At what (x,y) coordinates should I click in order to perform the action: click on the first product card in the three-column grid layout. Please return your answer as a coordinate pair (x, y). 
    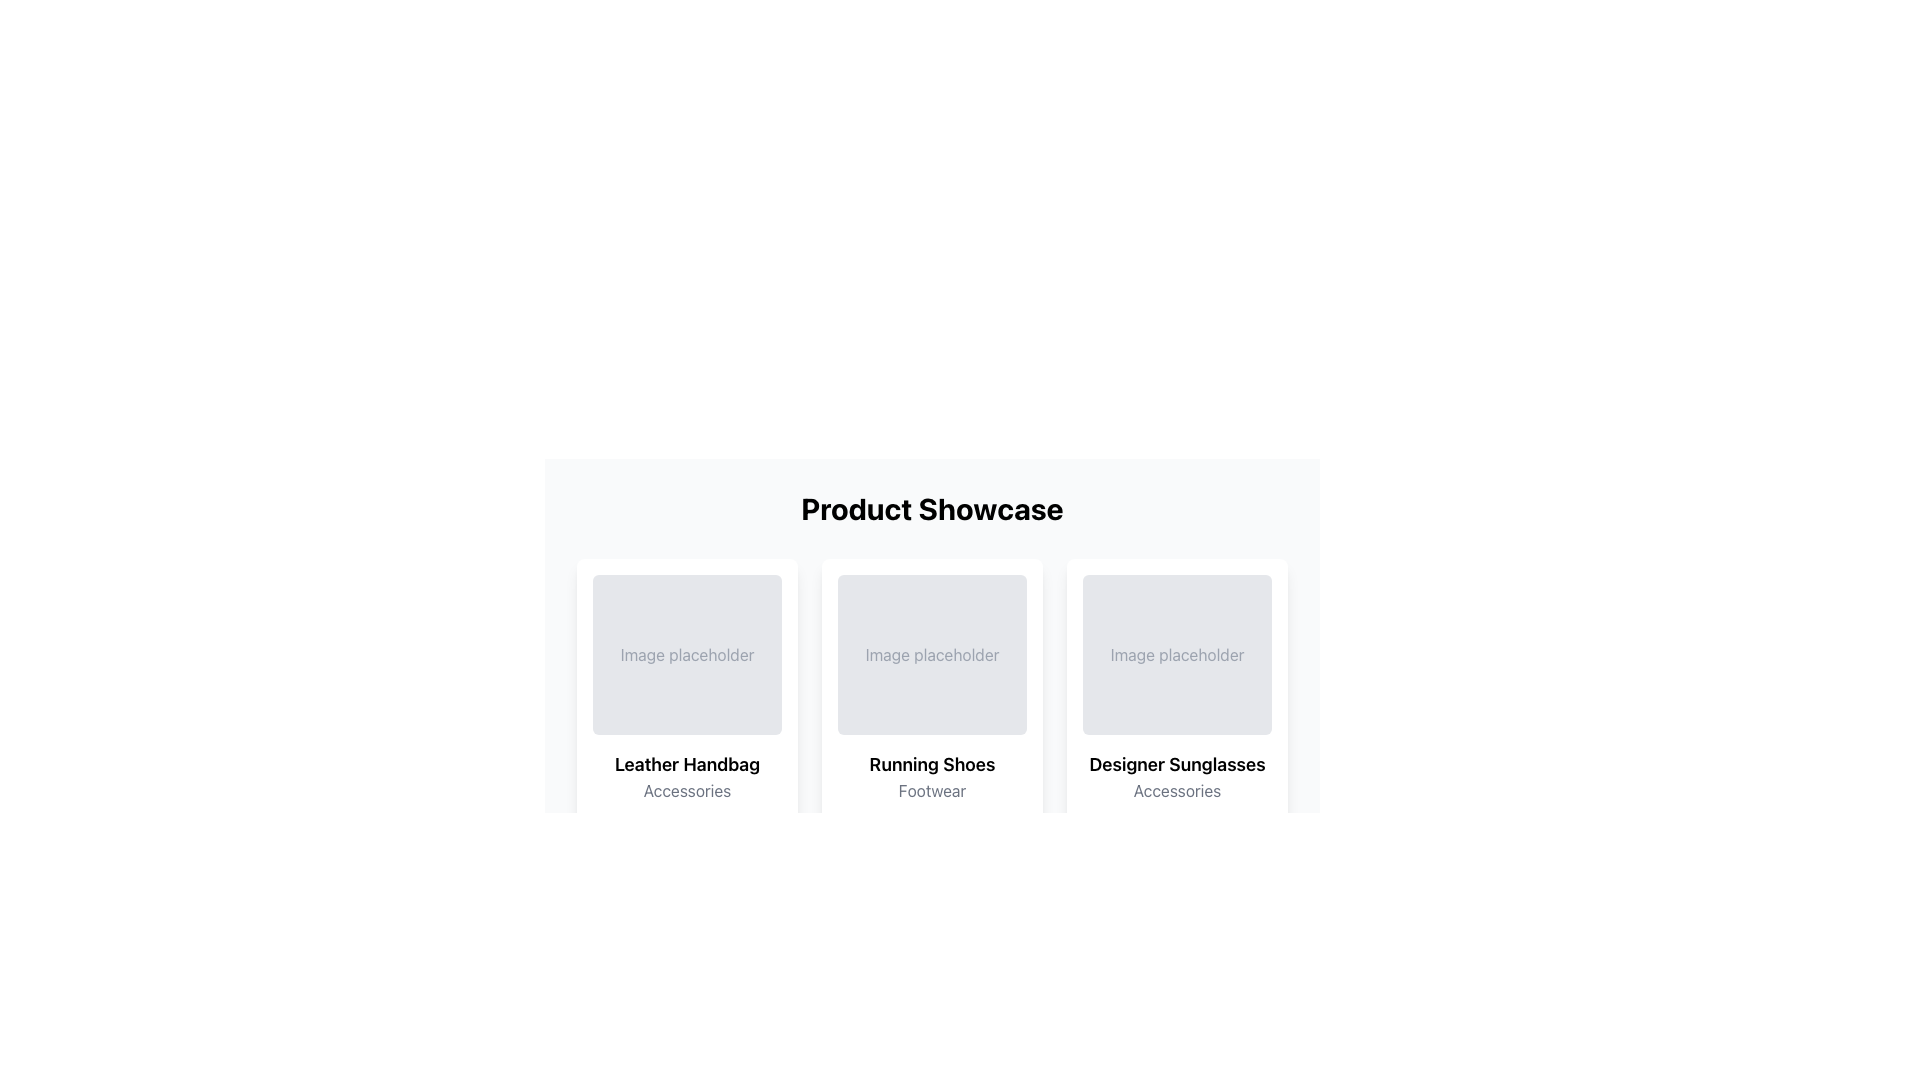
    Looking at the image, I should click on (687, 774).